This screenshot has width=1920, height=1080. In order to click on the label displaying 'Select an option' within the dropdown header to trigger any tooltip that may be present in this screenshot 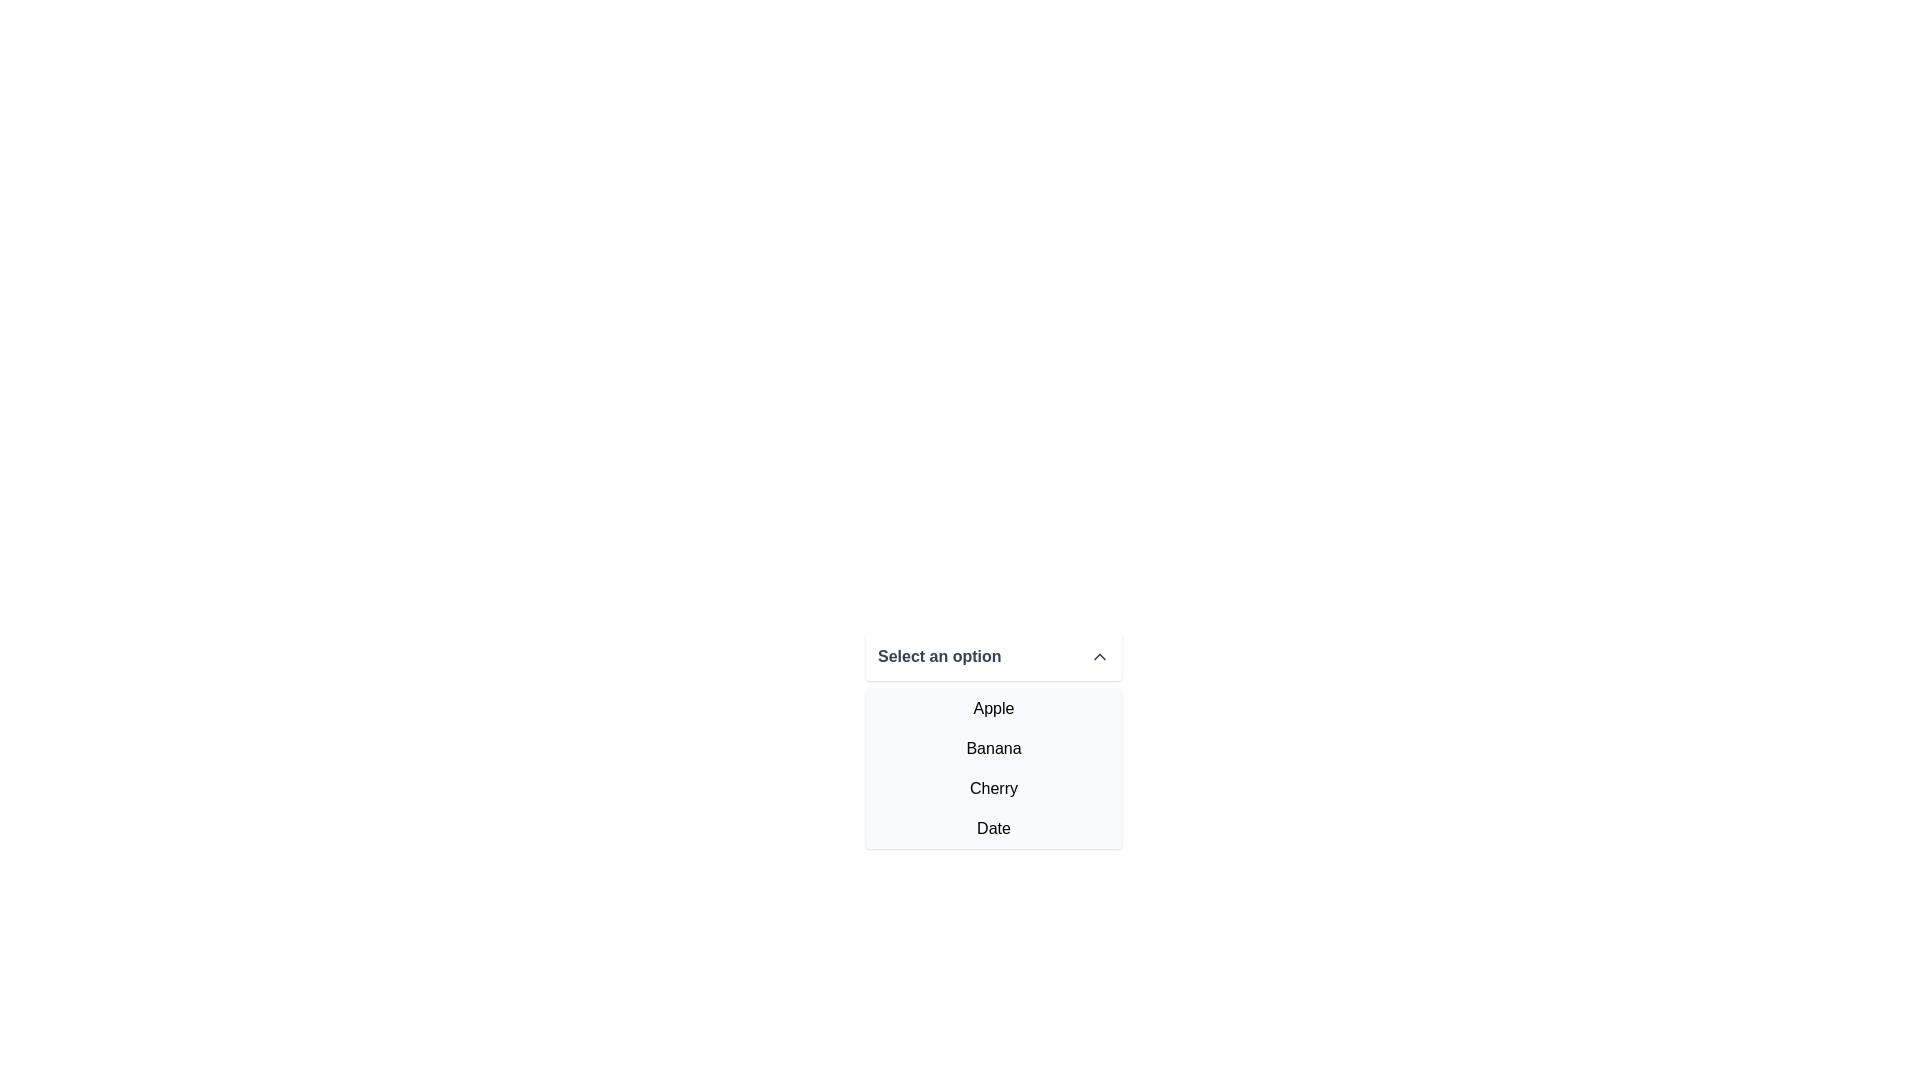, I will do `click(938, 656)`.